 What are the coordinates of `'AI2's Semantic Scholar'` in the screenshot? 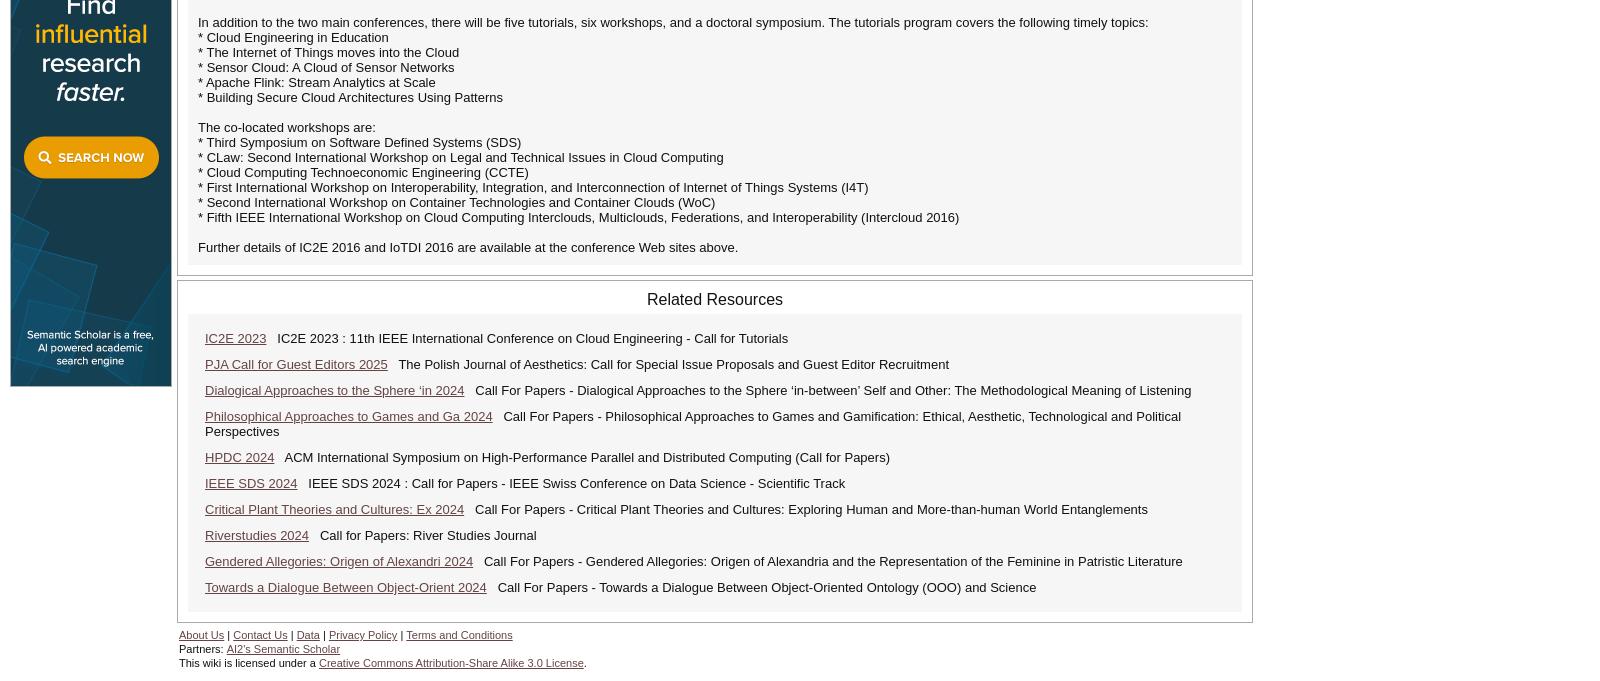 It's located at (283, 648).